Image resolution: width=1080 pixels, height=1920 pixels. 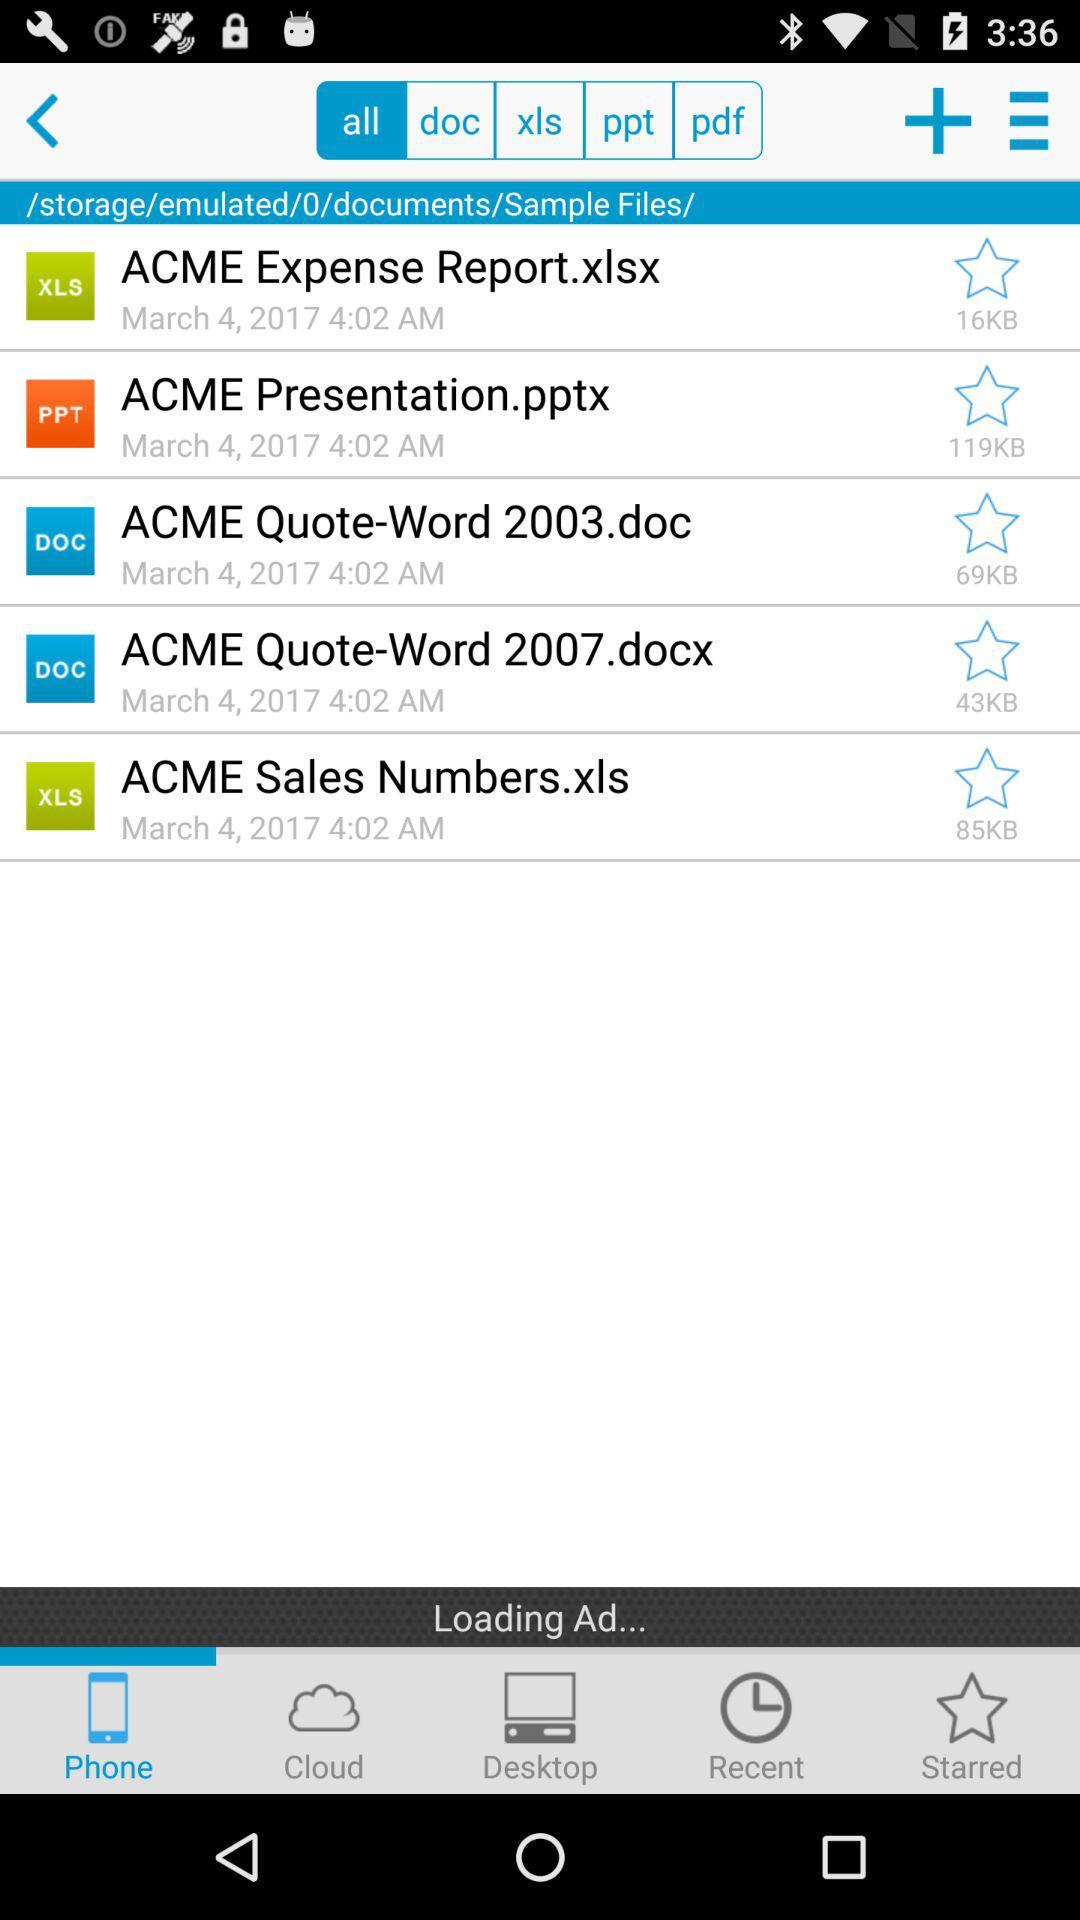 What do you see at coordinates (56, 119) in the screenshot?
I see `previous` at bounding box center [56, 119].